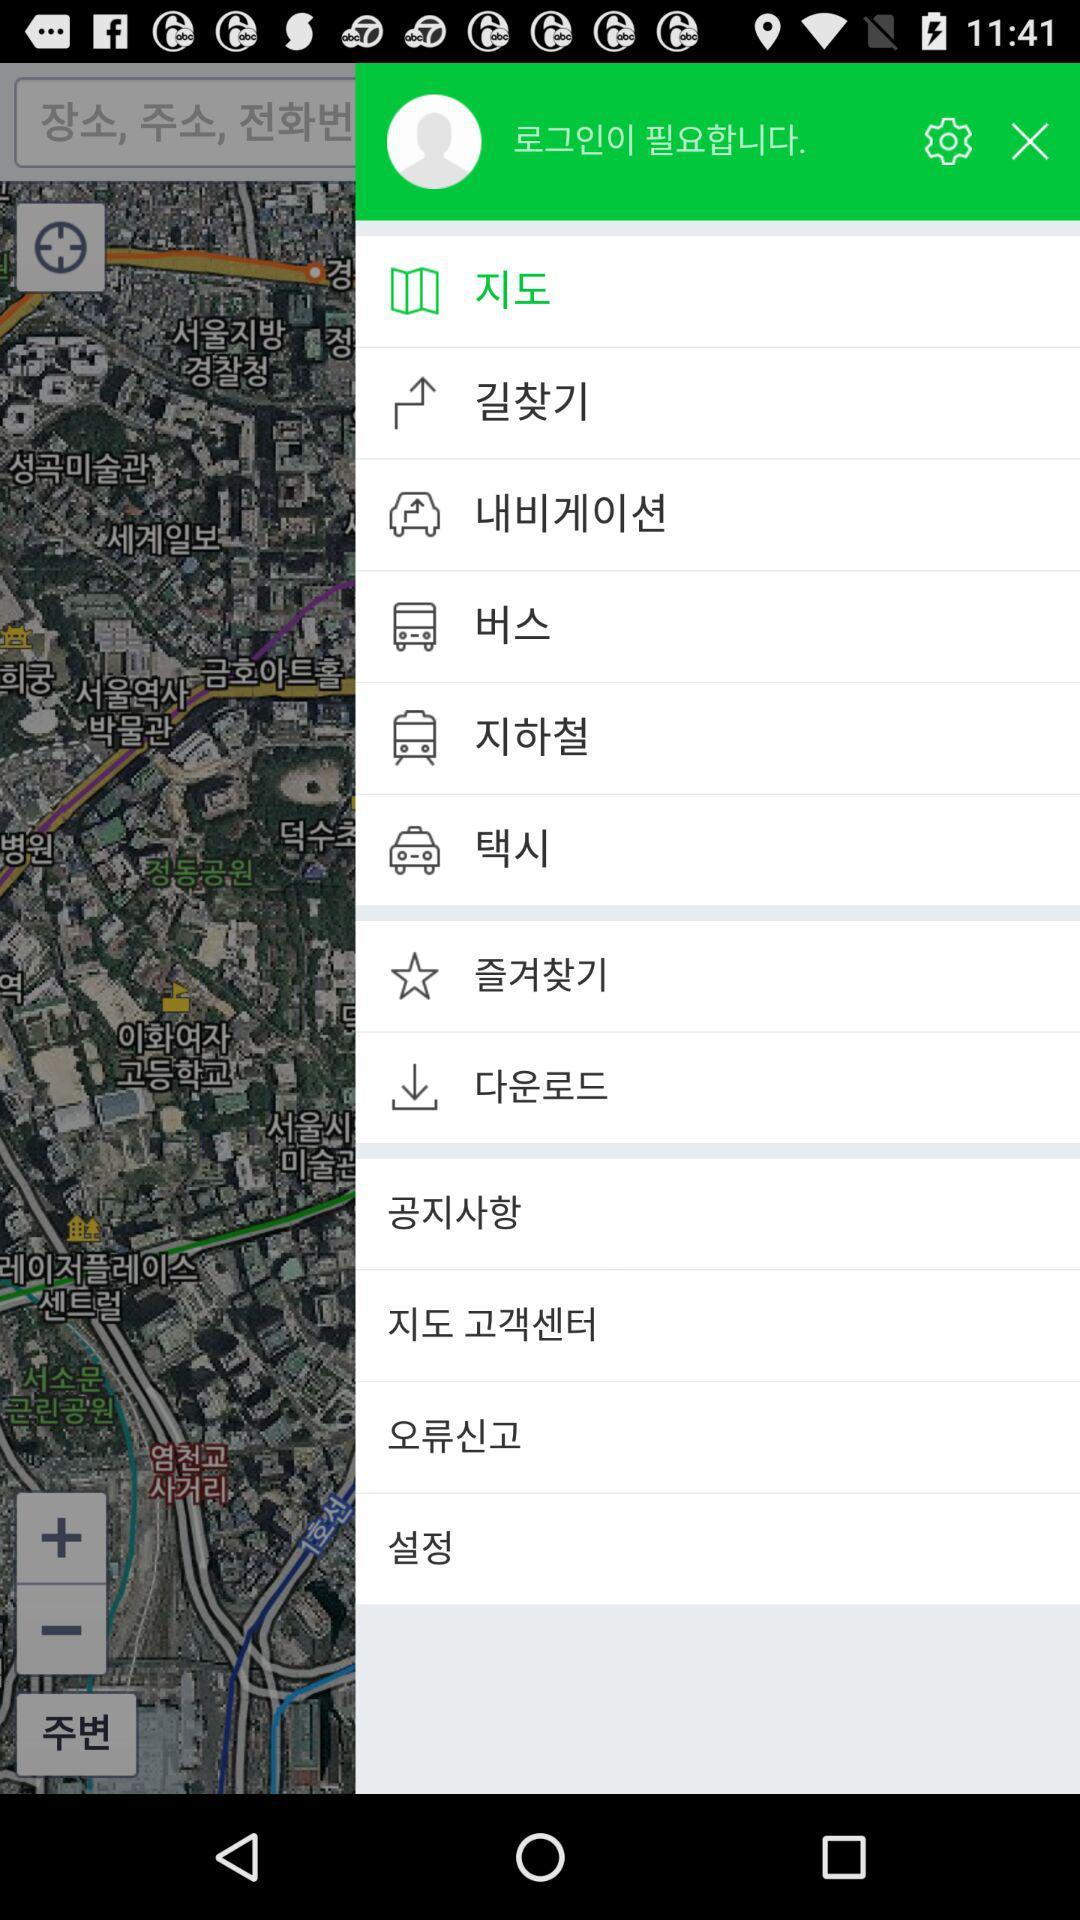 This screenshot has width=1080, height=1920. What do you see at coordinates (433, 150) in the screenshot?
I see `the avatar icon` at bounding box center [433, 150].